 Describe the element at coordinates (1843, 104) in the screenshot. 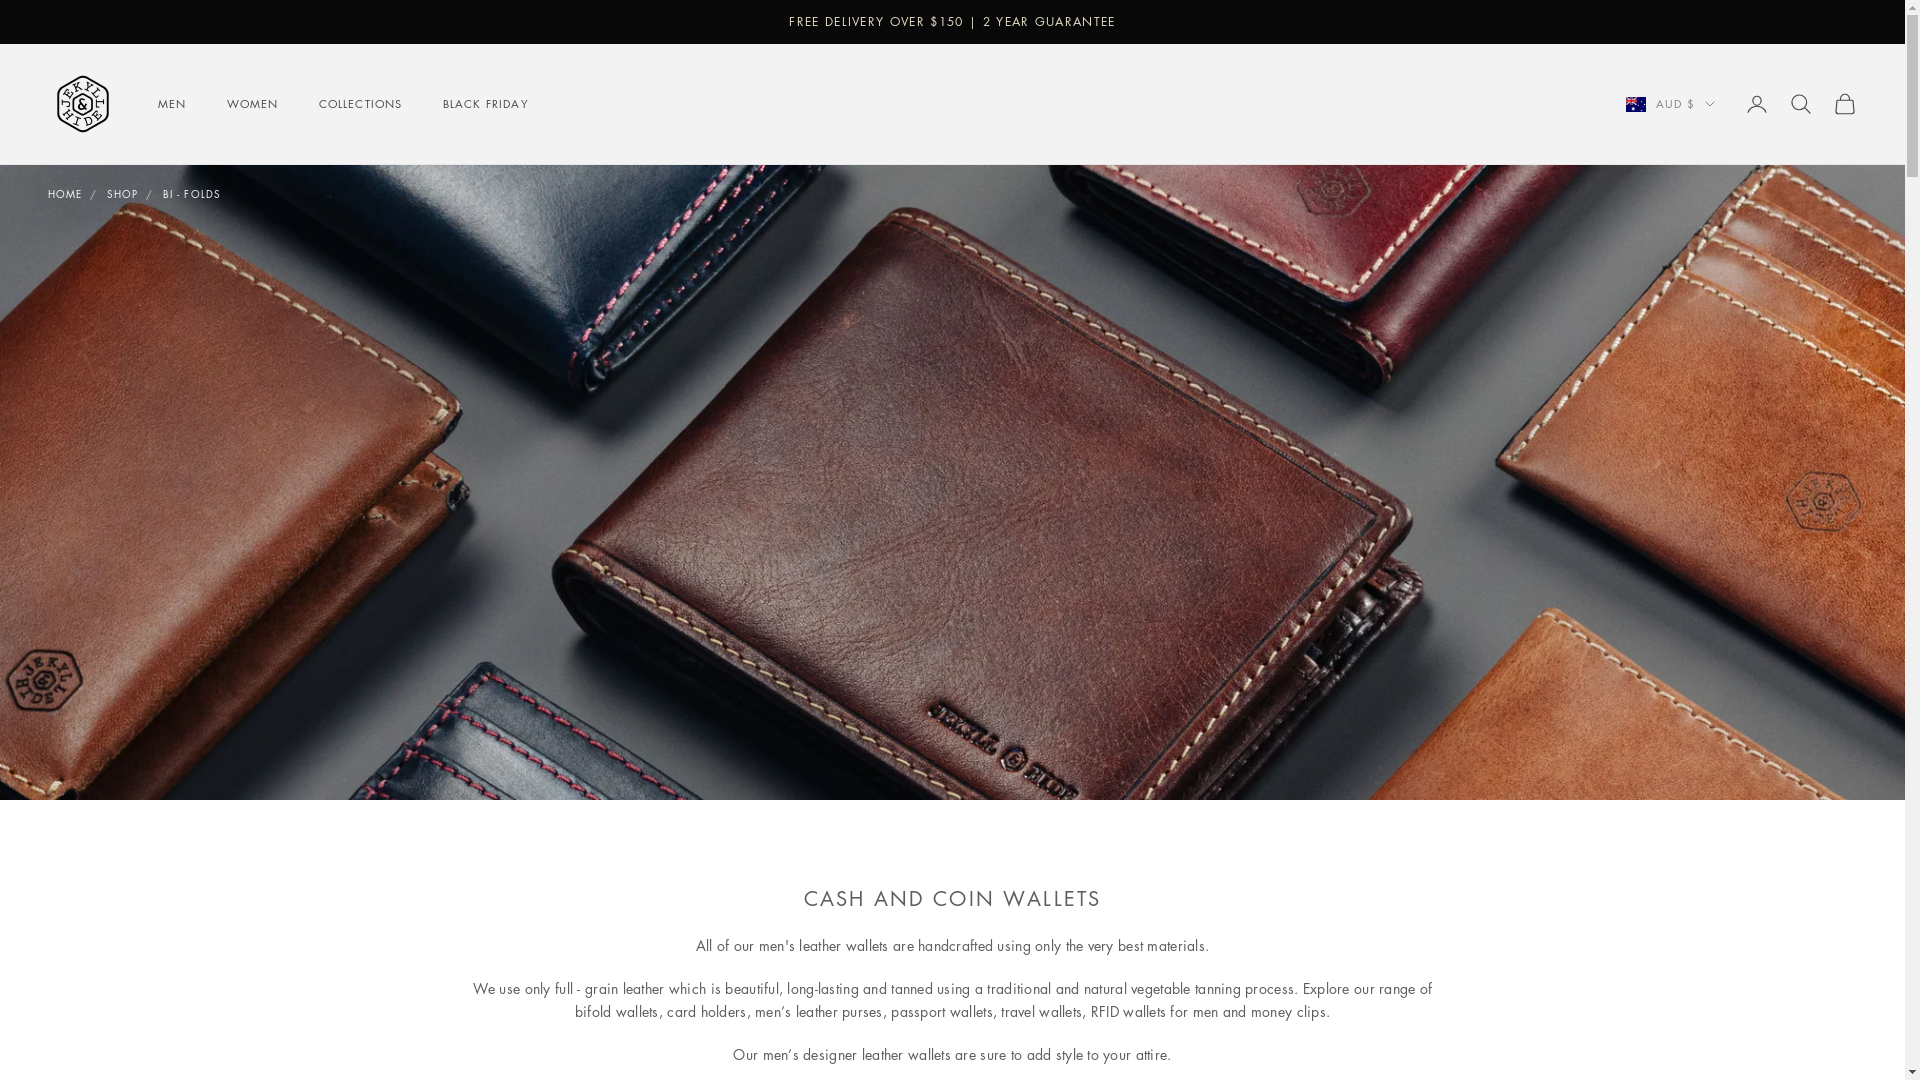

I see `'Open cart'` at that location.